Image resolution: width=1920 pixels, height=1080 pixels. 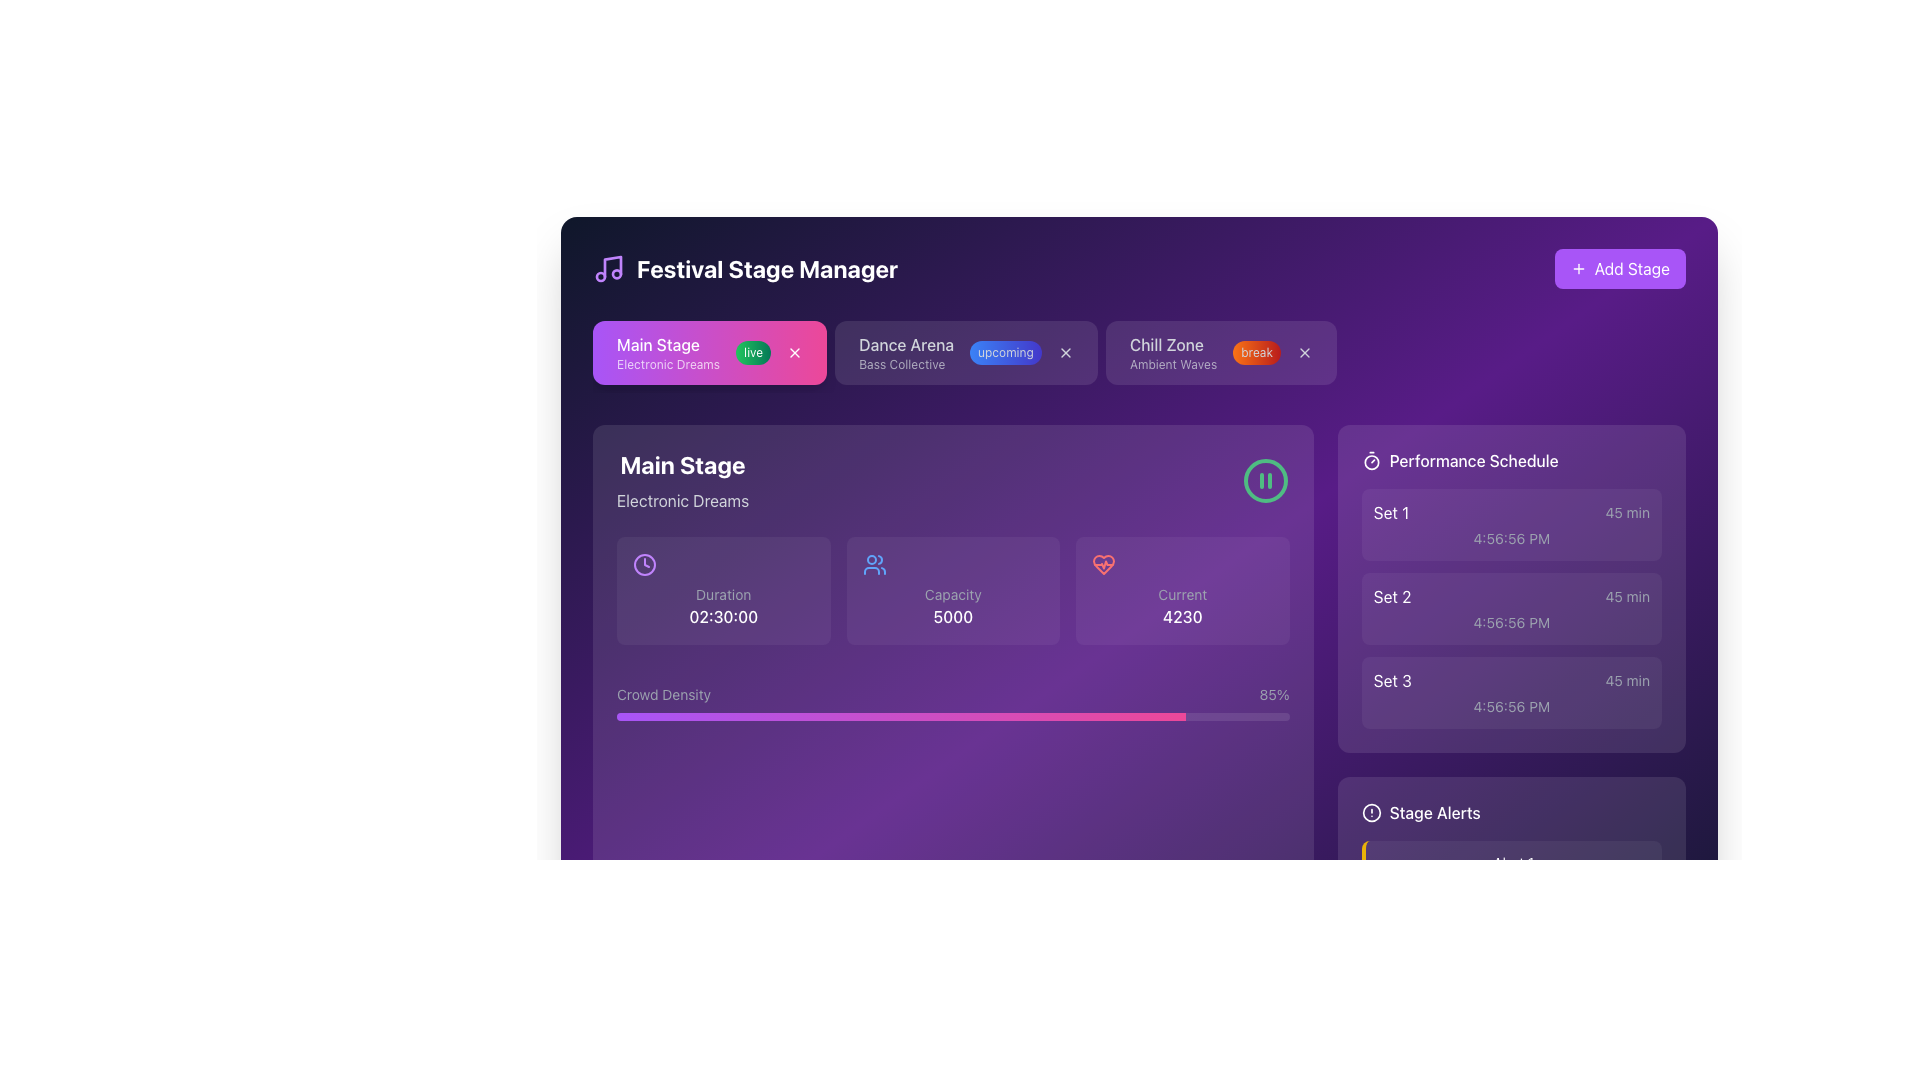 I want to click on the first schedule entry in the 'Performance Schedule' area, which displays information about a specific time block or event, so click(x=1511, y=523).